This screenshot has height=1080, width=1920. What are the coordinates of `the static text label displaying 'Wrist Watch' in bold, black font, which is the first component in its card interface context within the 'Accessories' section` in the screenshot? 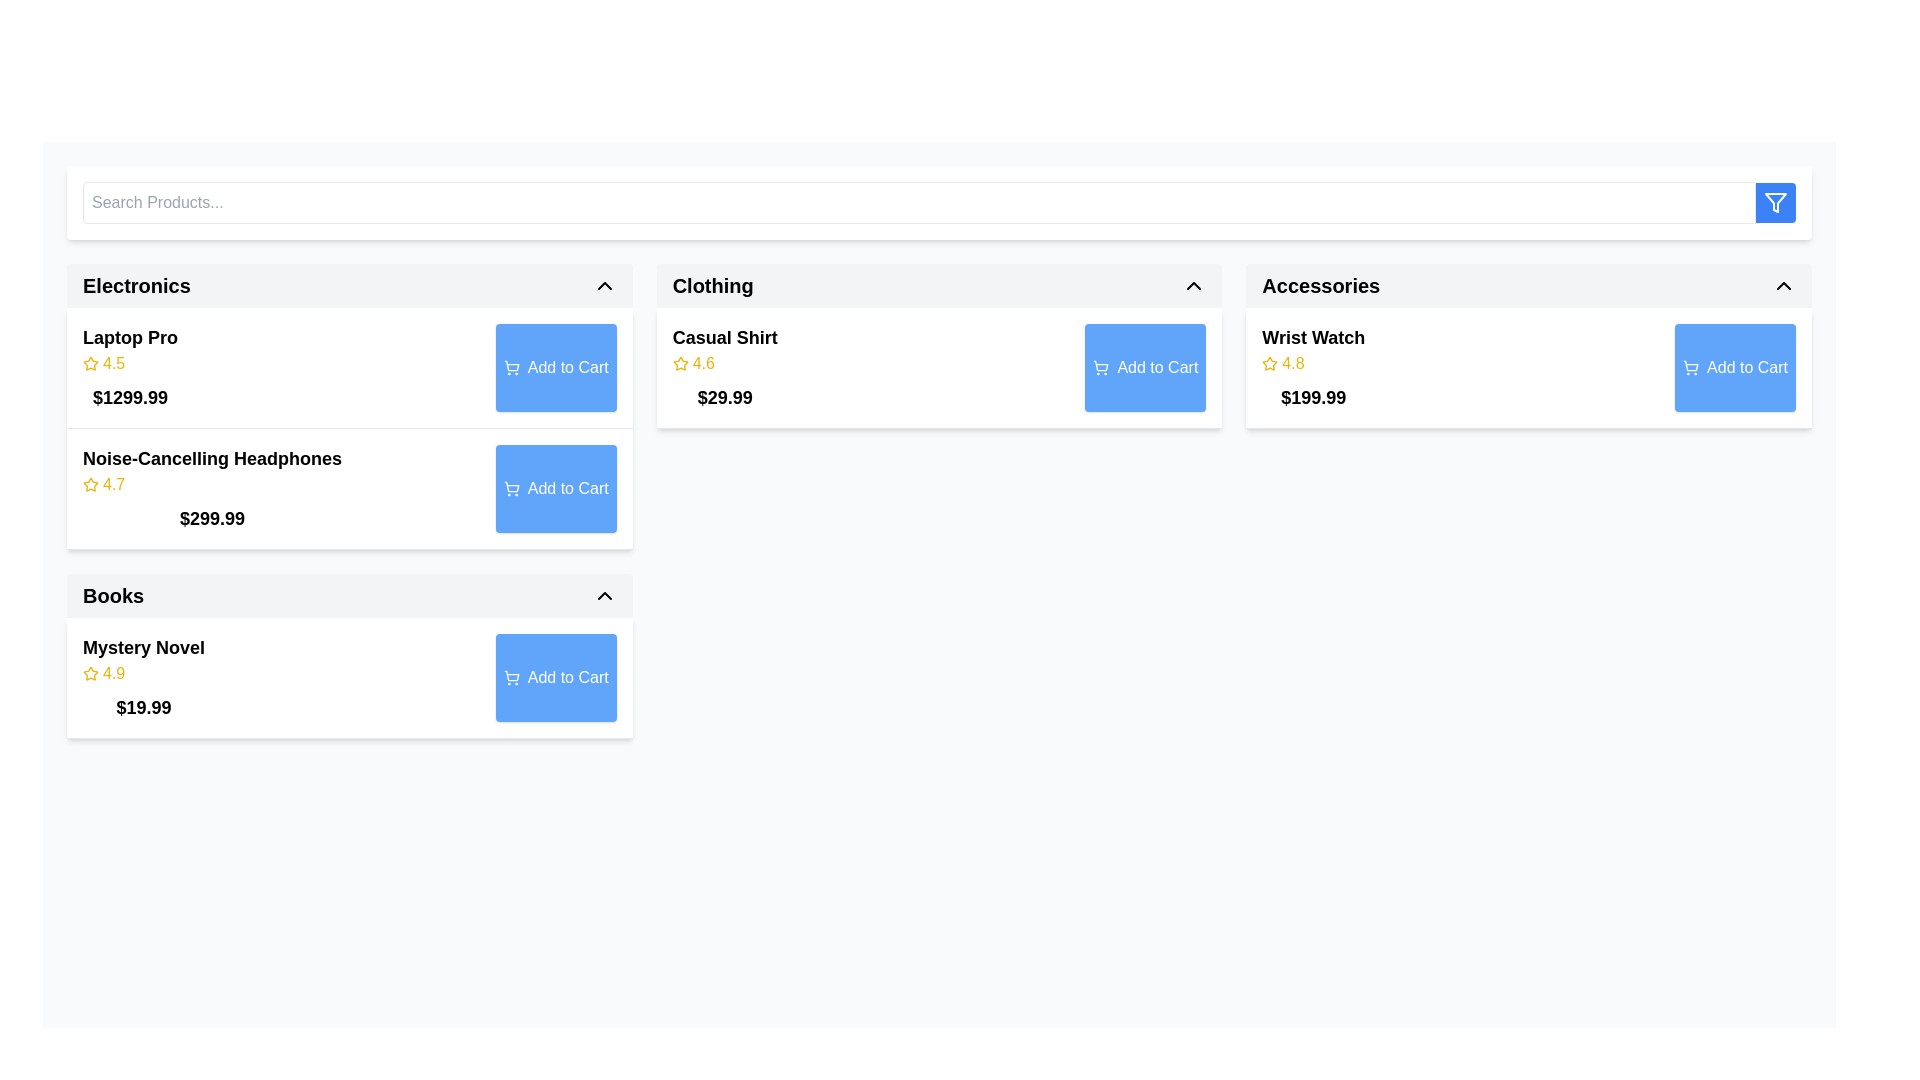 It's located at (1313, 337).